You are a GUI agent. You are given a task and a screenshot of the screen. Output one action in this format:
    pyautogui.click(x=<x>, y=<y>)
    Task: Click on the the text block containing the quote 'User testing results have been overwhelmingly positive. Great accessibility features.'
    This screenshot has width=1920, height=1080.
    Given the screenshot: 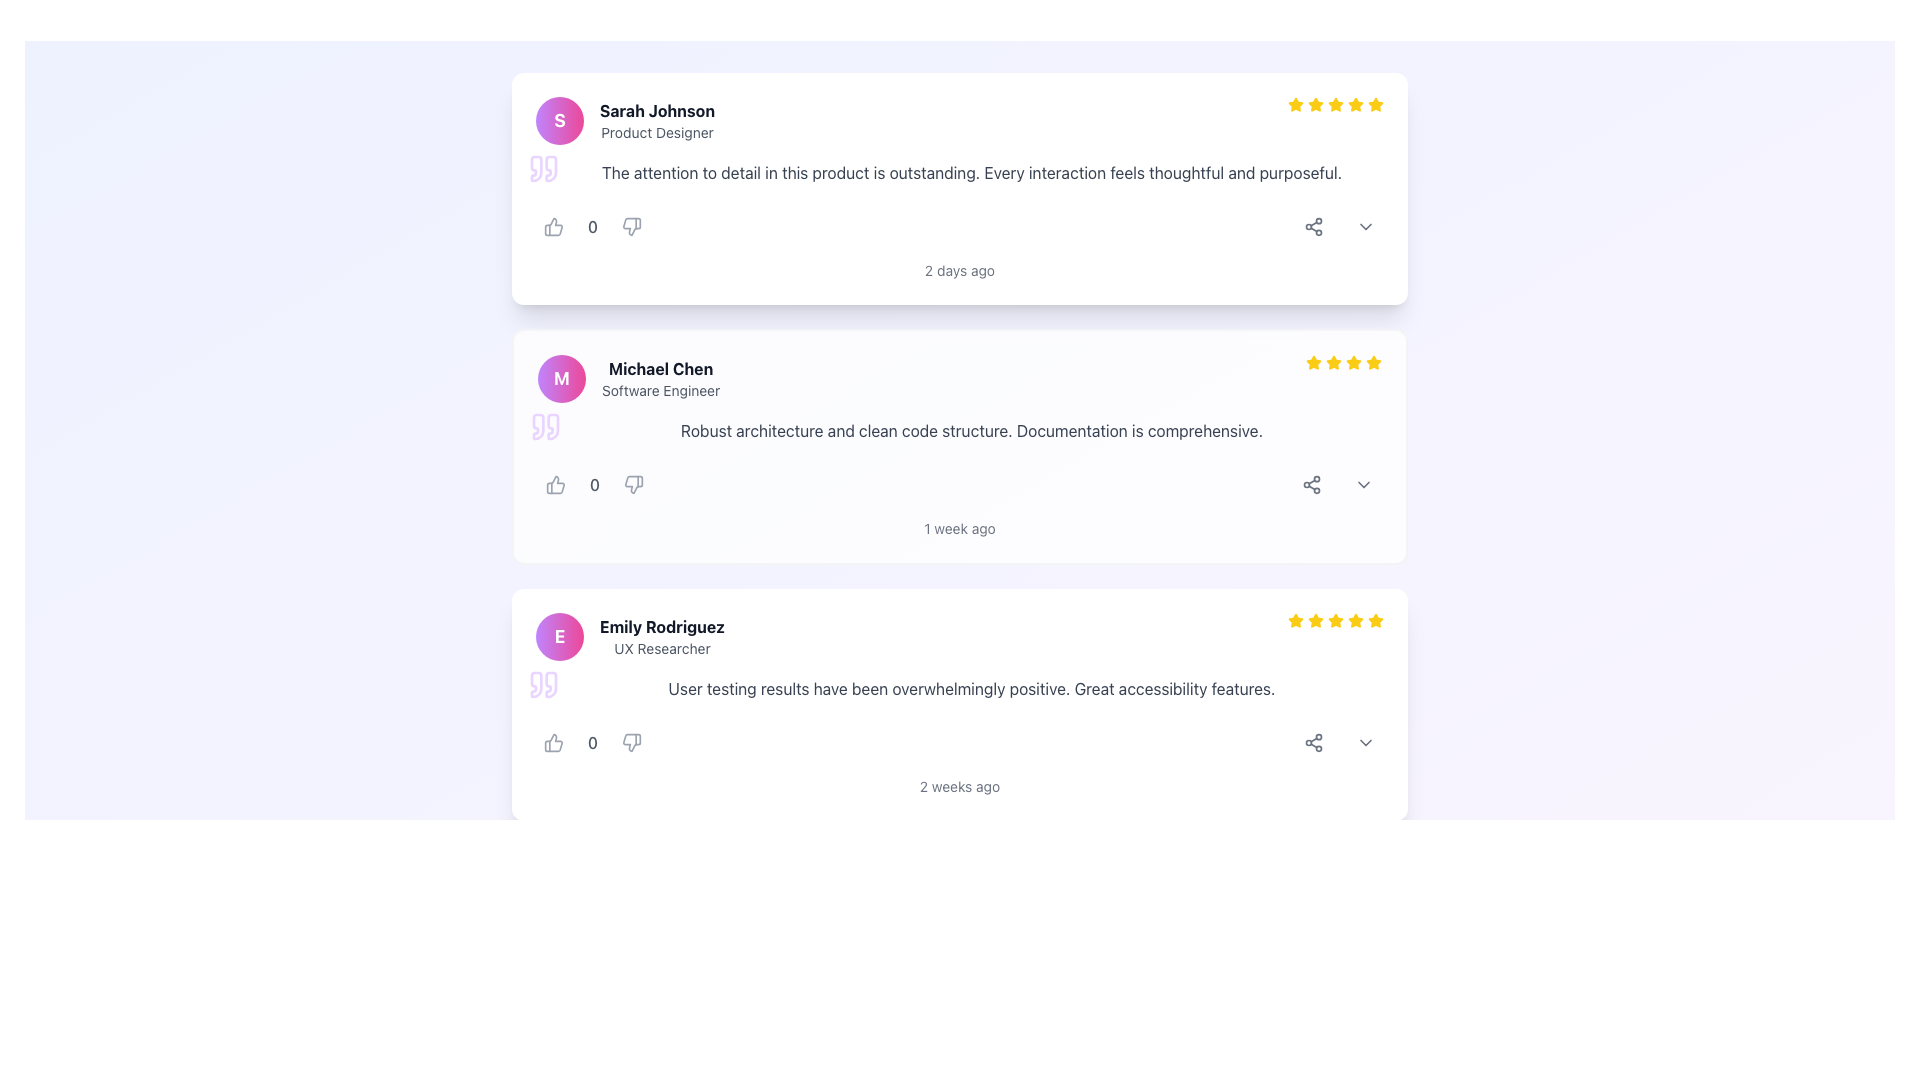 What is the action you would take?
    pyautogui.click(x=960, y=688)
    